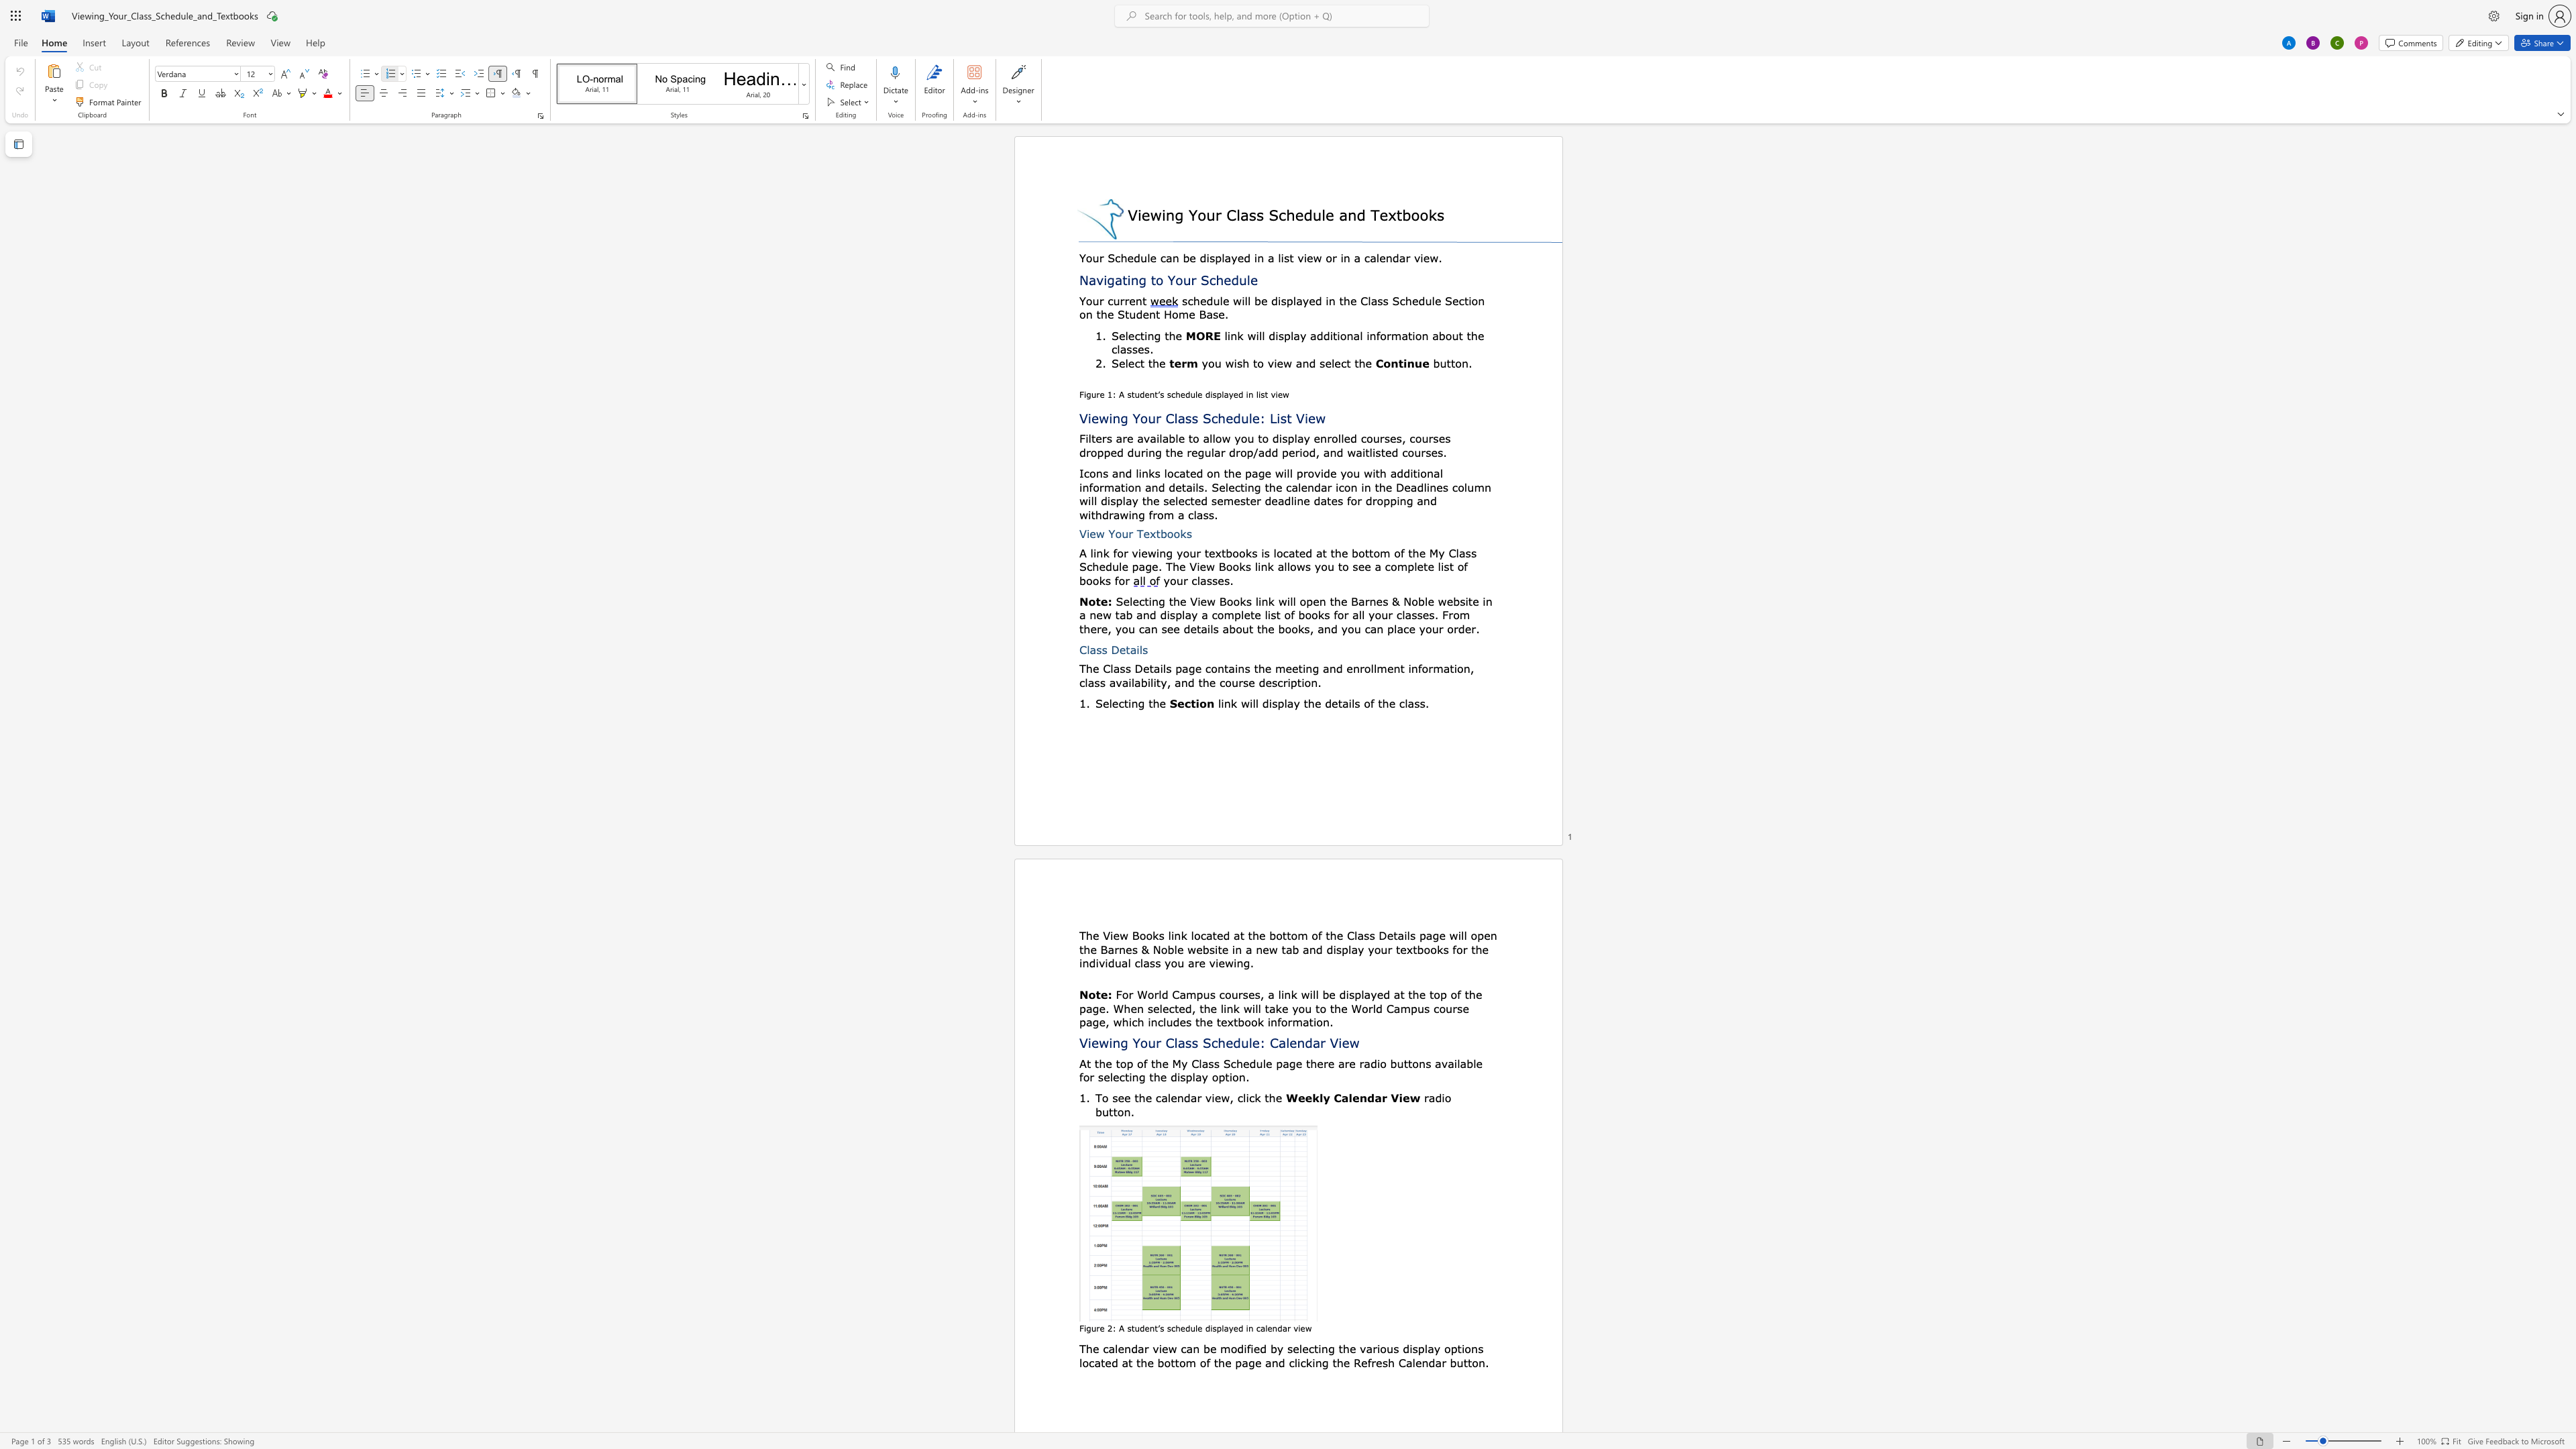 This screenshot has height=1449, width=2576. Describe the element at coordinates (1279, 362) in the screenshot. I see `the 1th character "e" in the text` at that location.